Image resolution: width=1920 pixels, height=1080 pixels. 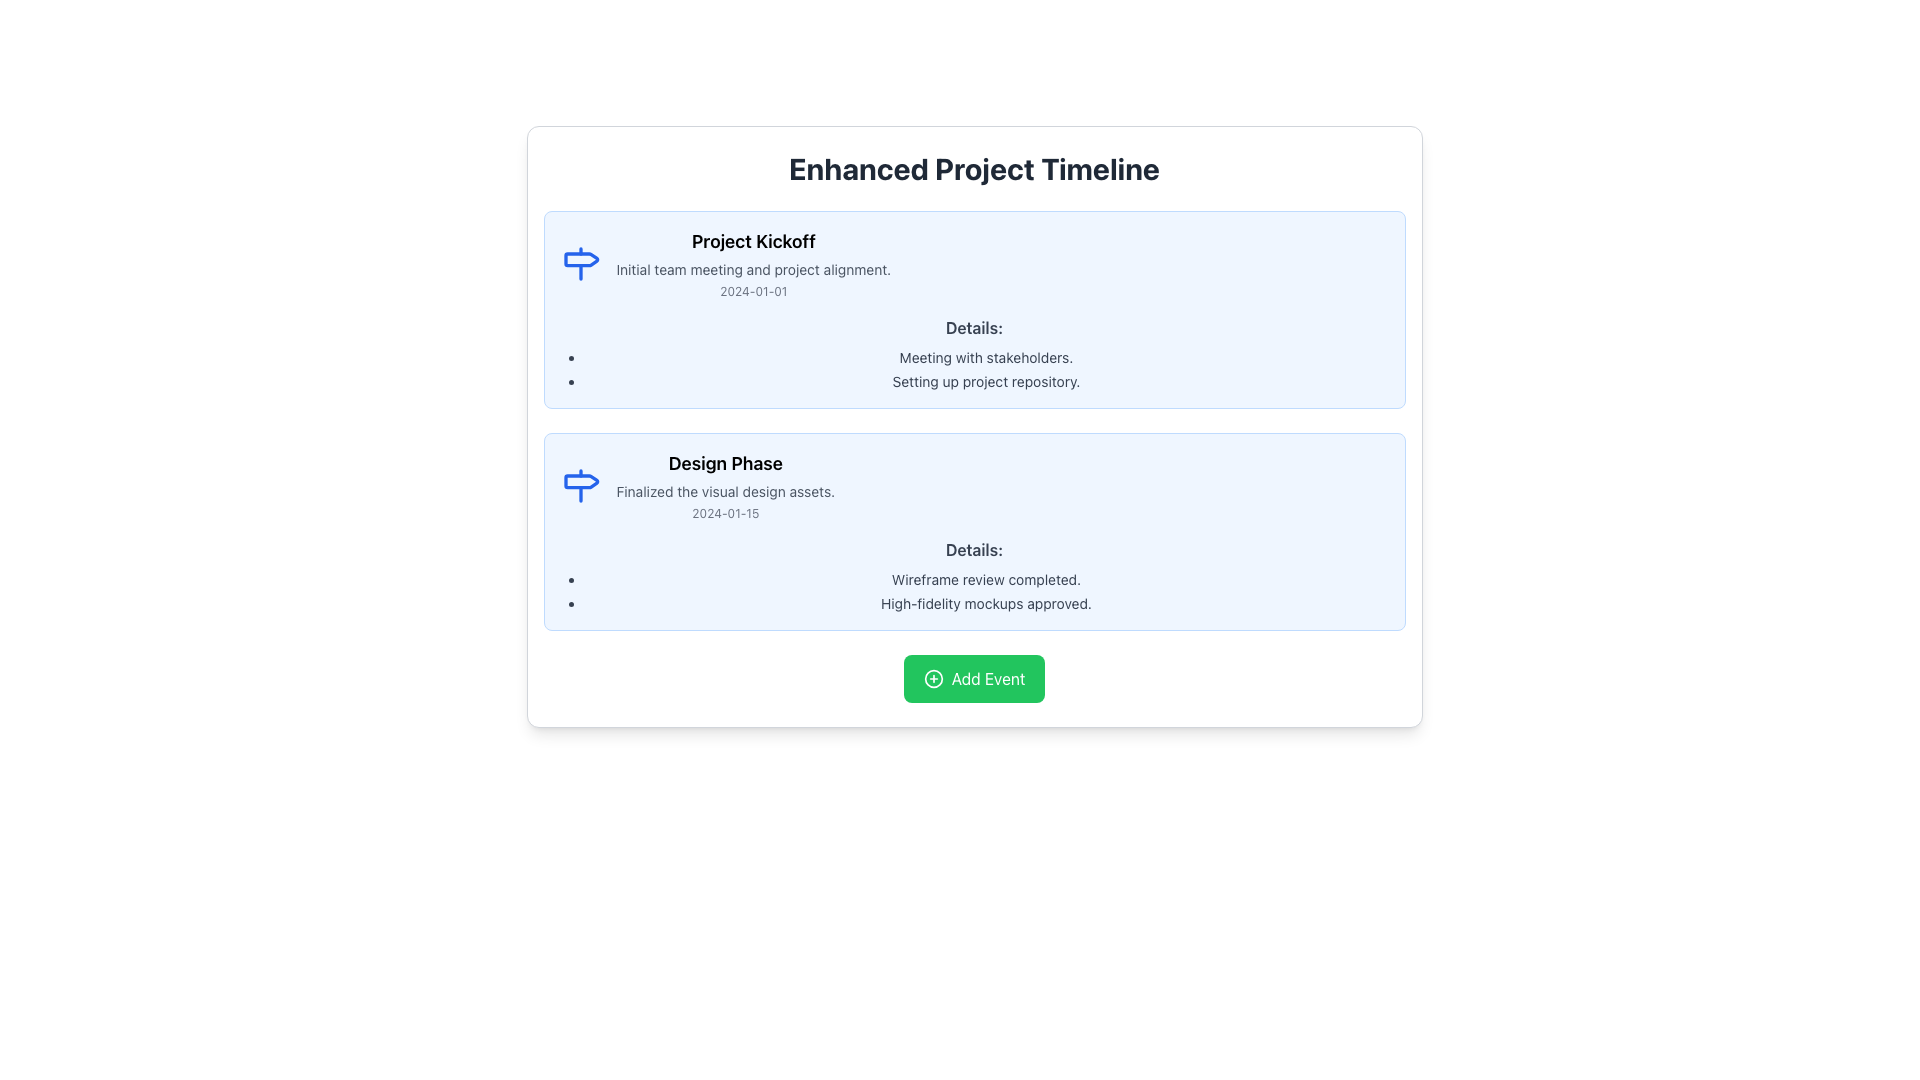 I want to click on the text label displaying the date associated with the 'Design Phase' entry in the timeline, located beneath 'Design Phase' and 'Finalized the visual design assets.', so click(x=724, y=512).